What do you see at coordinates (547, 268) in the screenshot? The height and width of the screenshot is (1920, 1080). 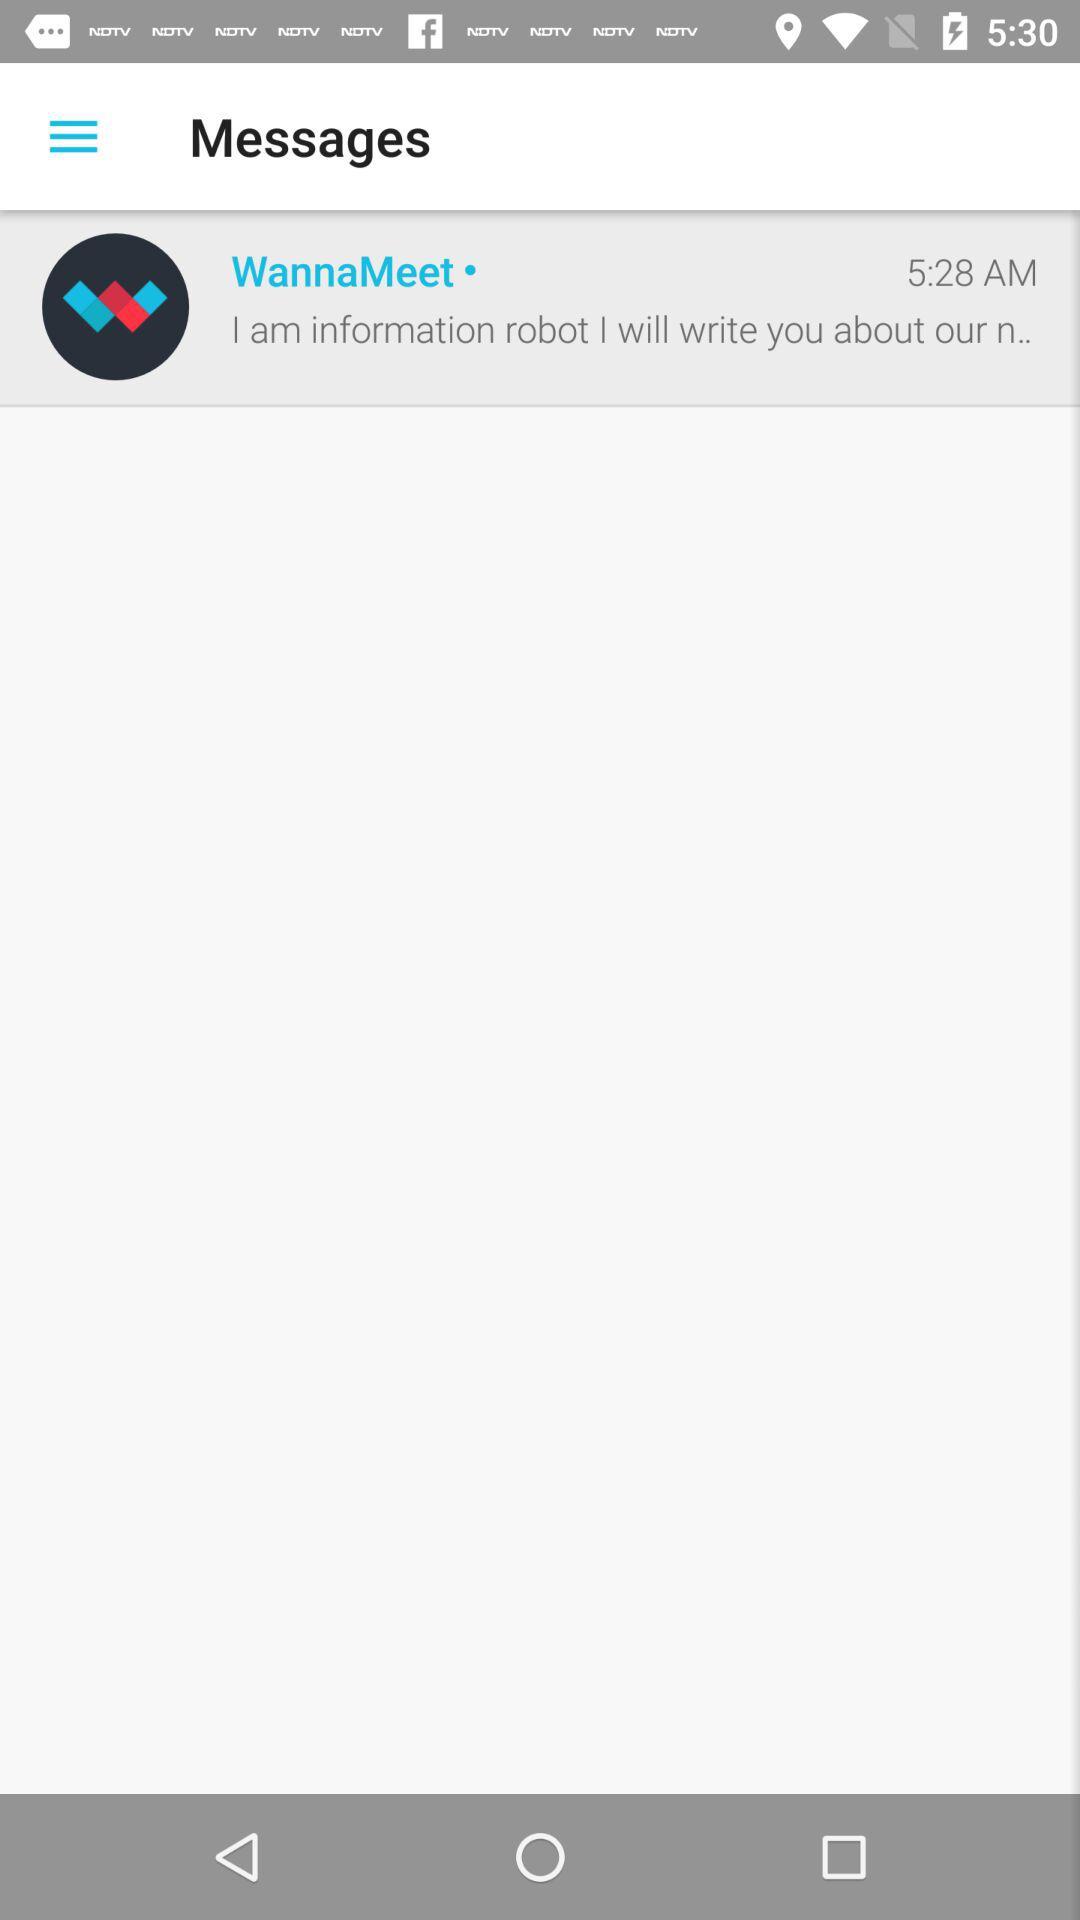 I see `the icon below the messages item` at bounding box center [547, 268].